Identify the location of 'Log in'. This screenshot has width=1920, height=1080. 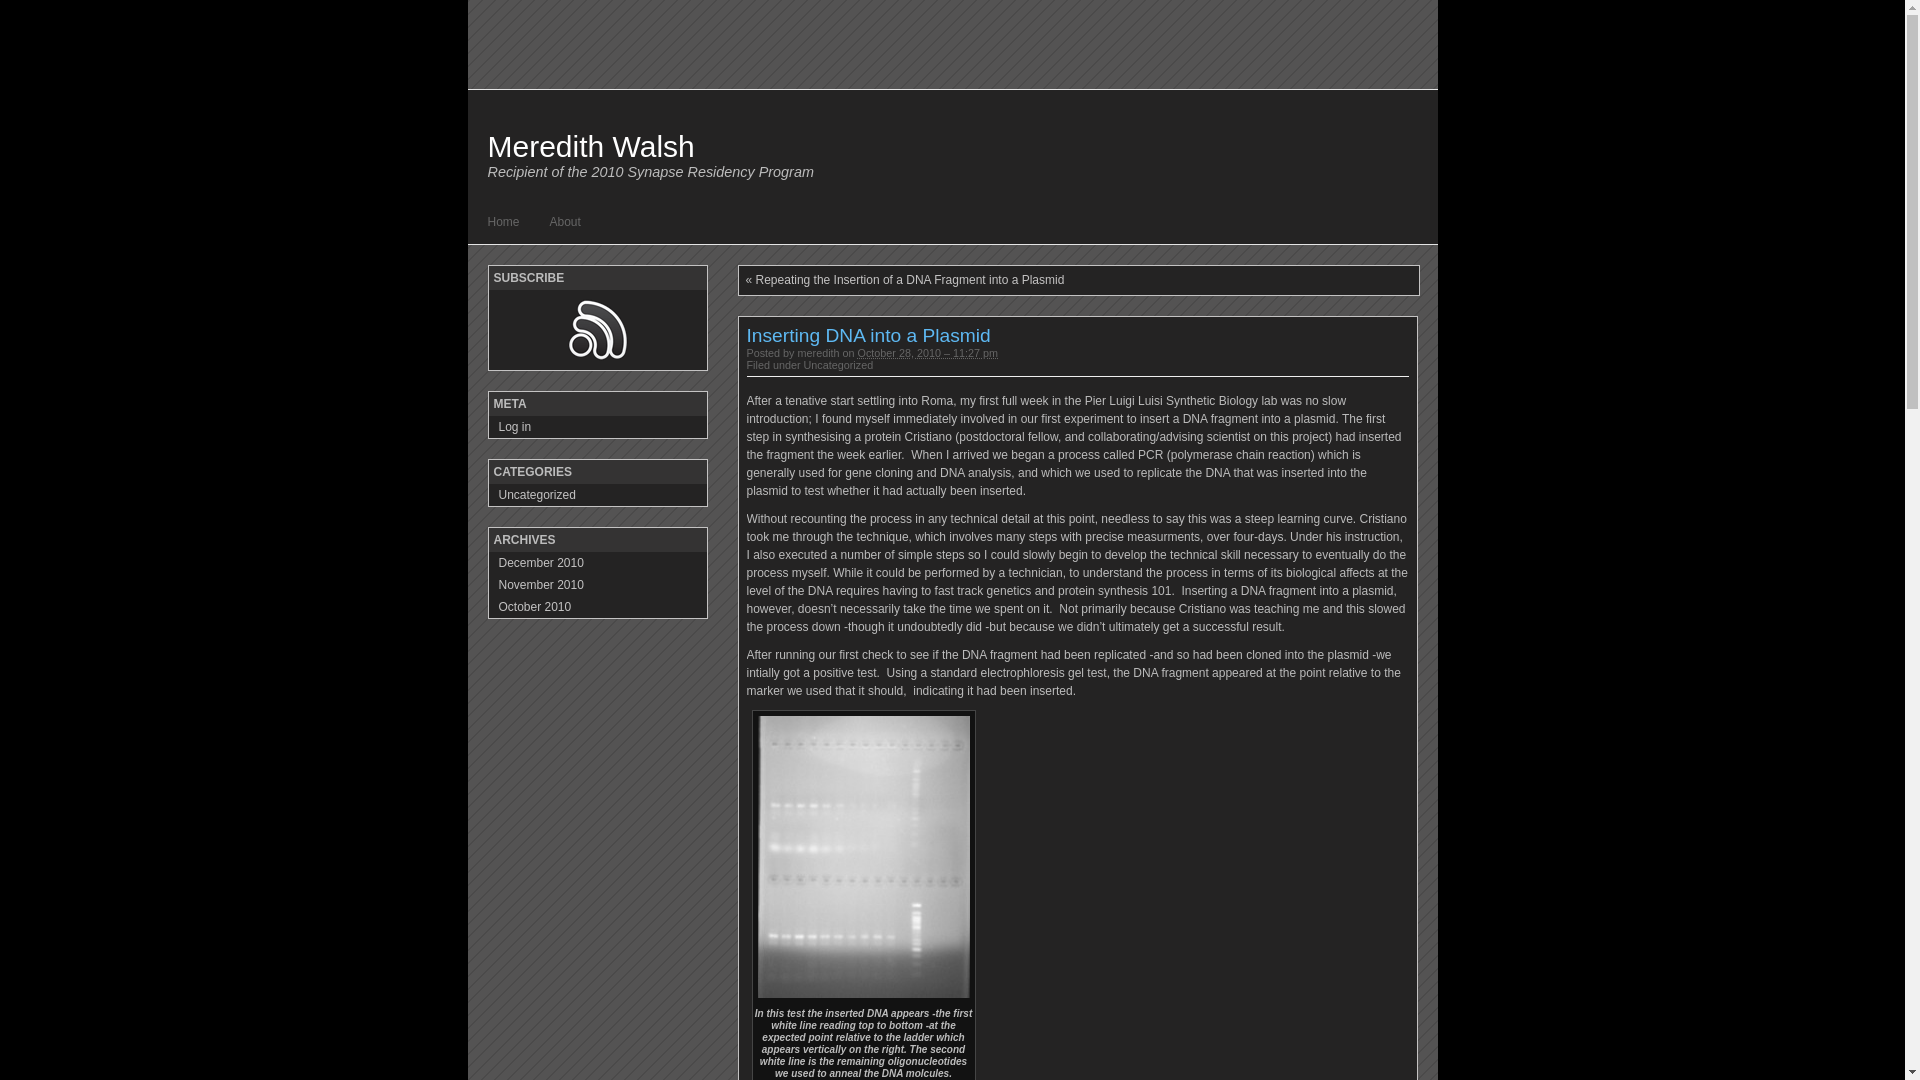
(595, 426).